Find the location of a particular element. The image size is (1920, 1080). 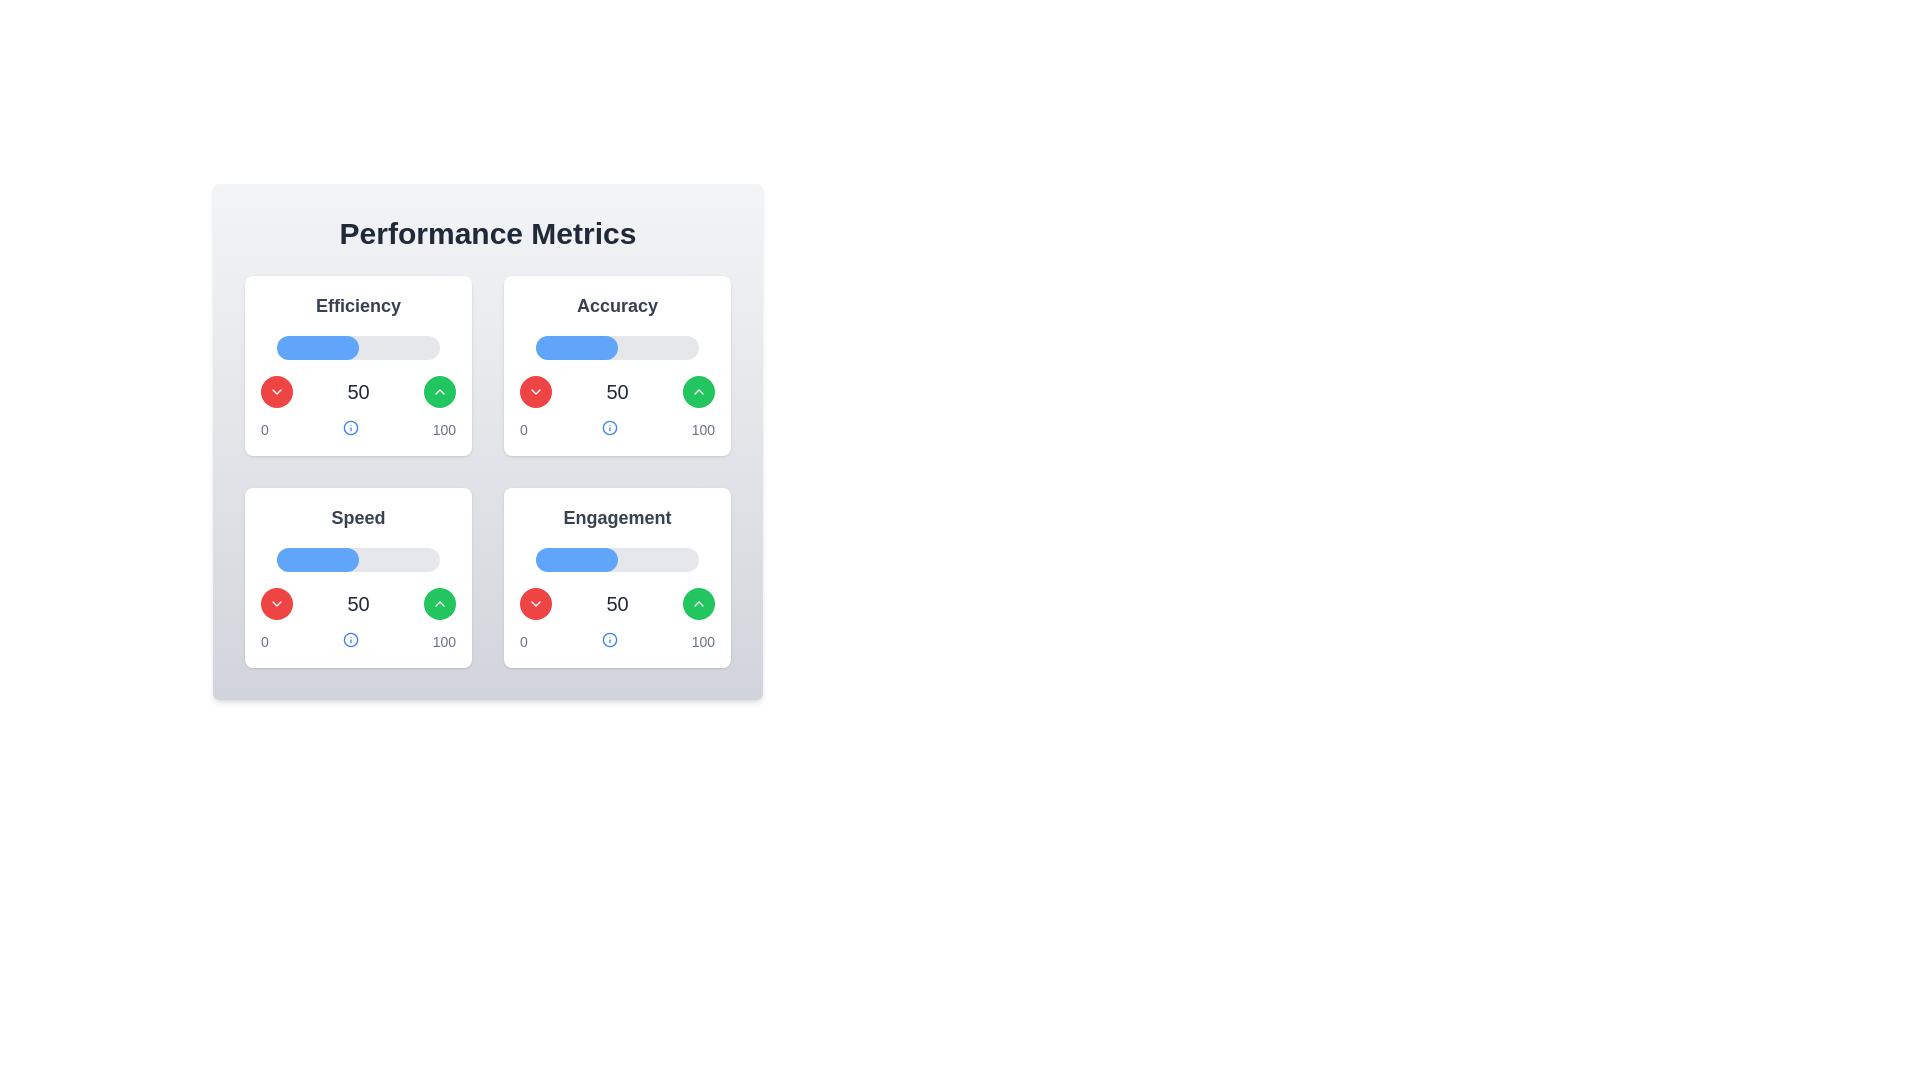

the text display showing the number '50' in bold, dark gray font, located in the 'Accuracy' performance card within the 'Performance Metrics' grid is located at coordinates (616, 392).